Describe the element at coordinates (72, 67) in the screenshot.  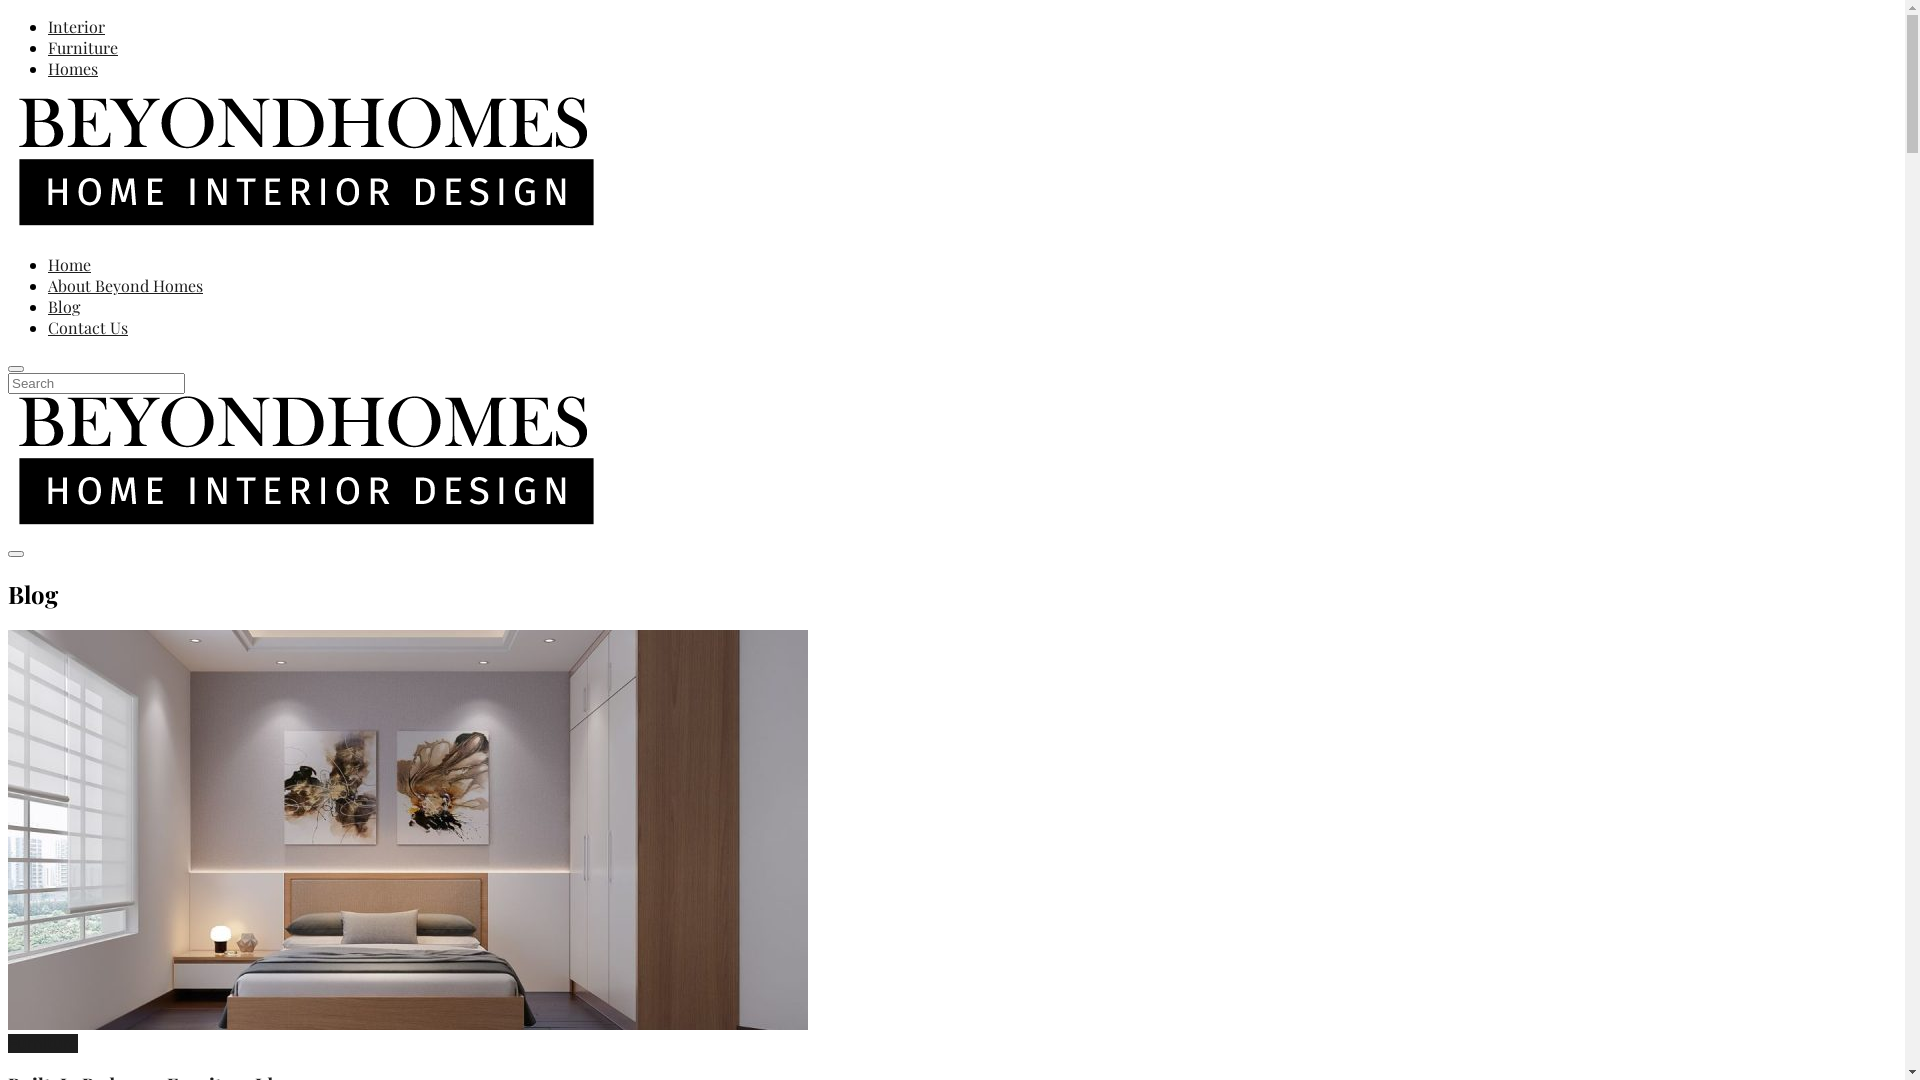
I see `'Homes'` at that location.